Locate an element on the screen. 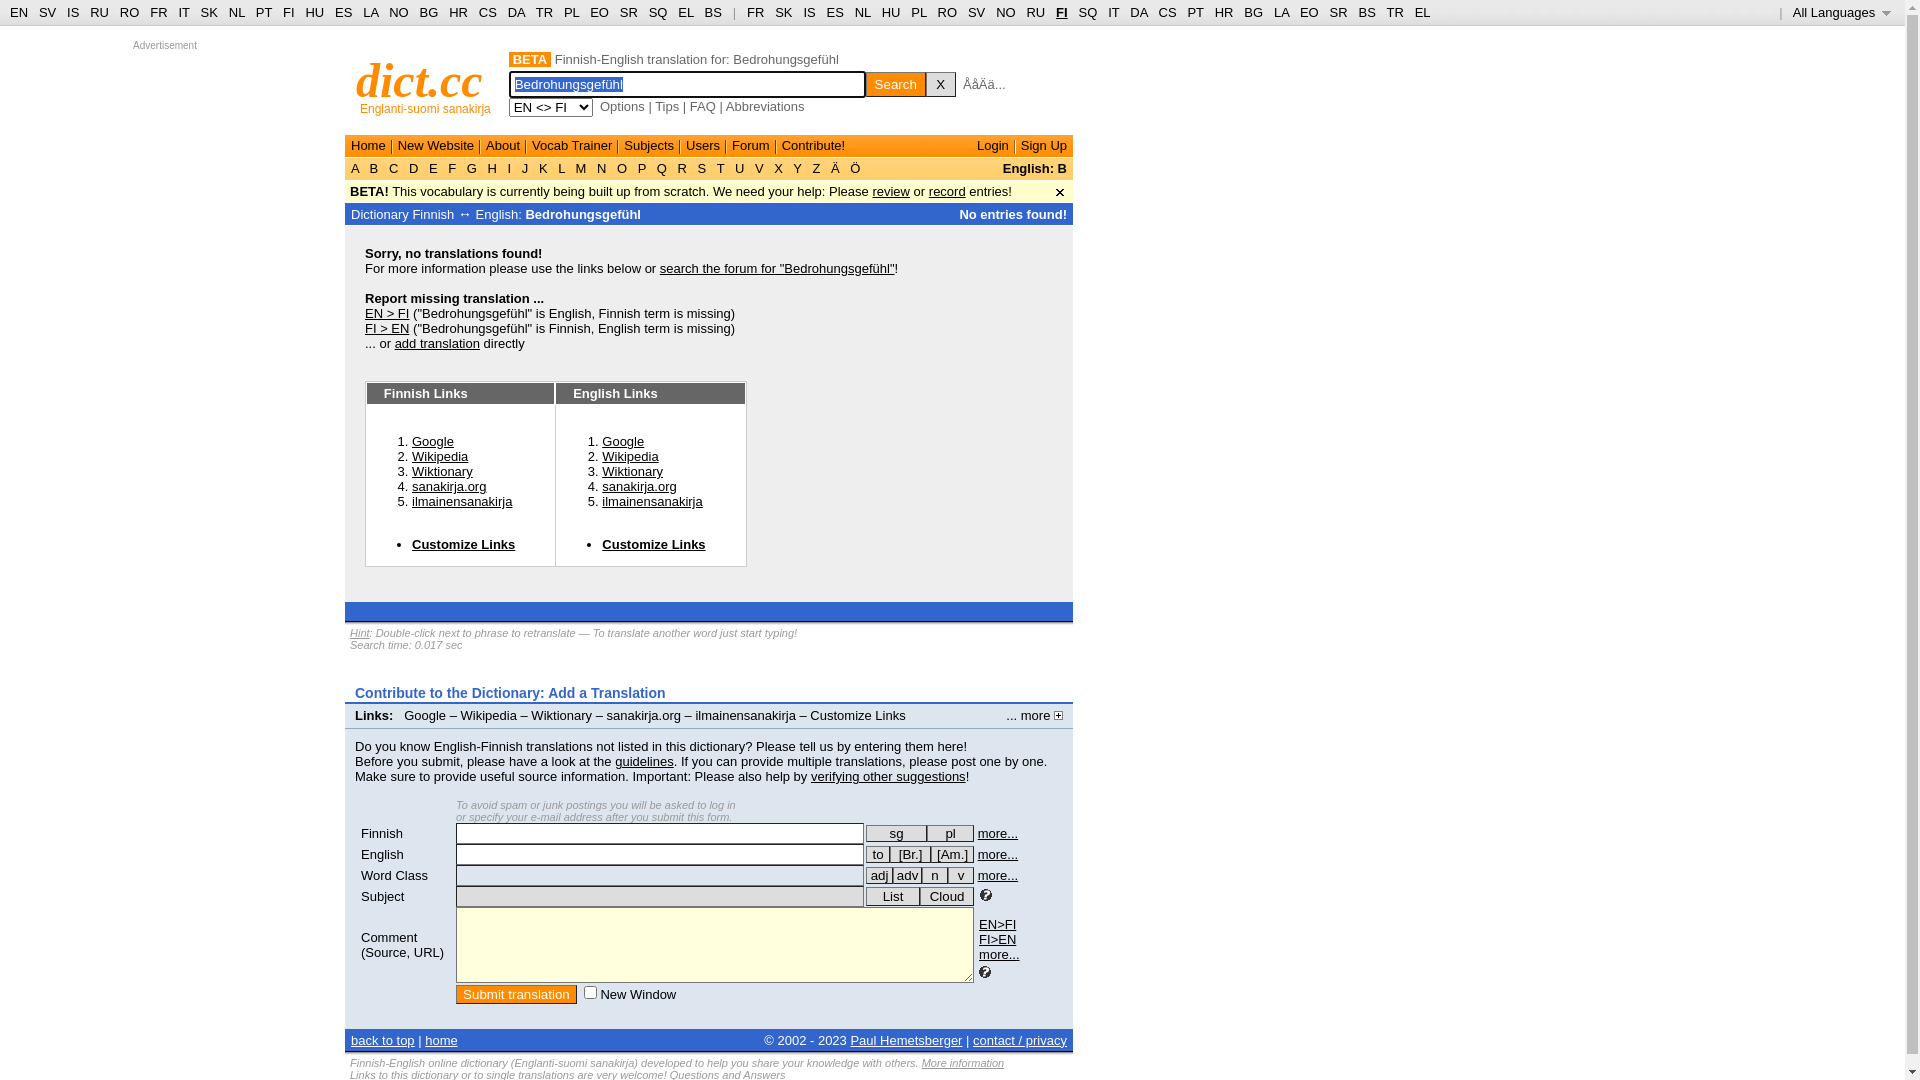 This screenshot has height=1080, width=1920. 'v' is located at coordinates (947, 874).